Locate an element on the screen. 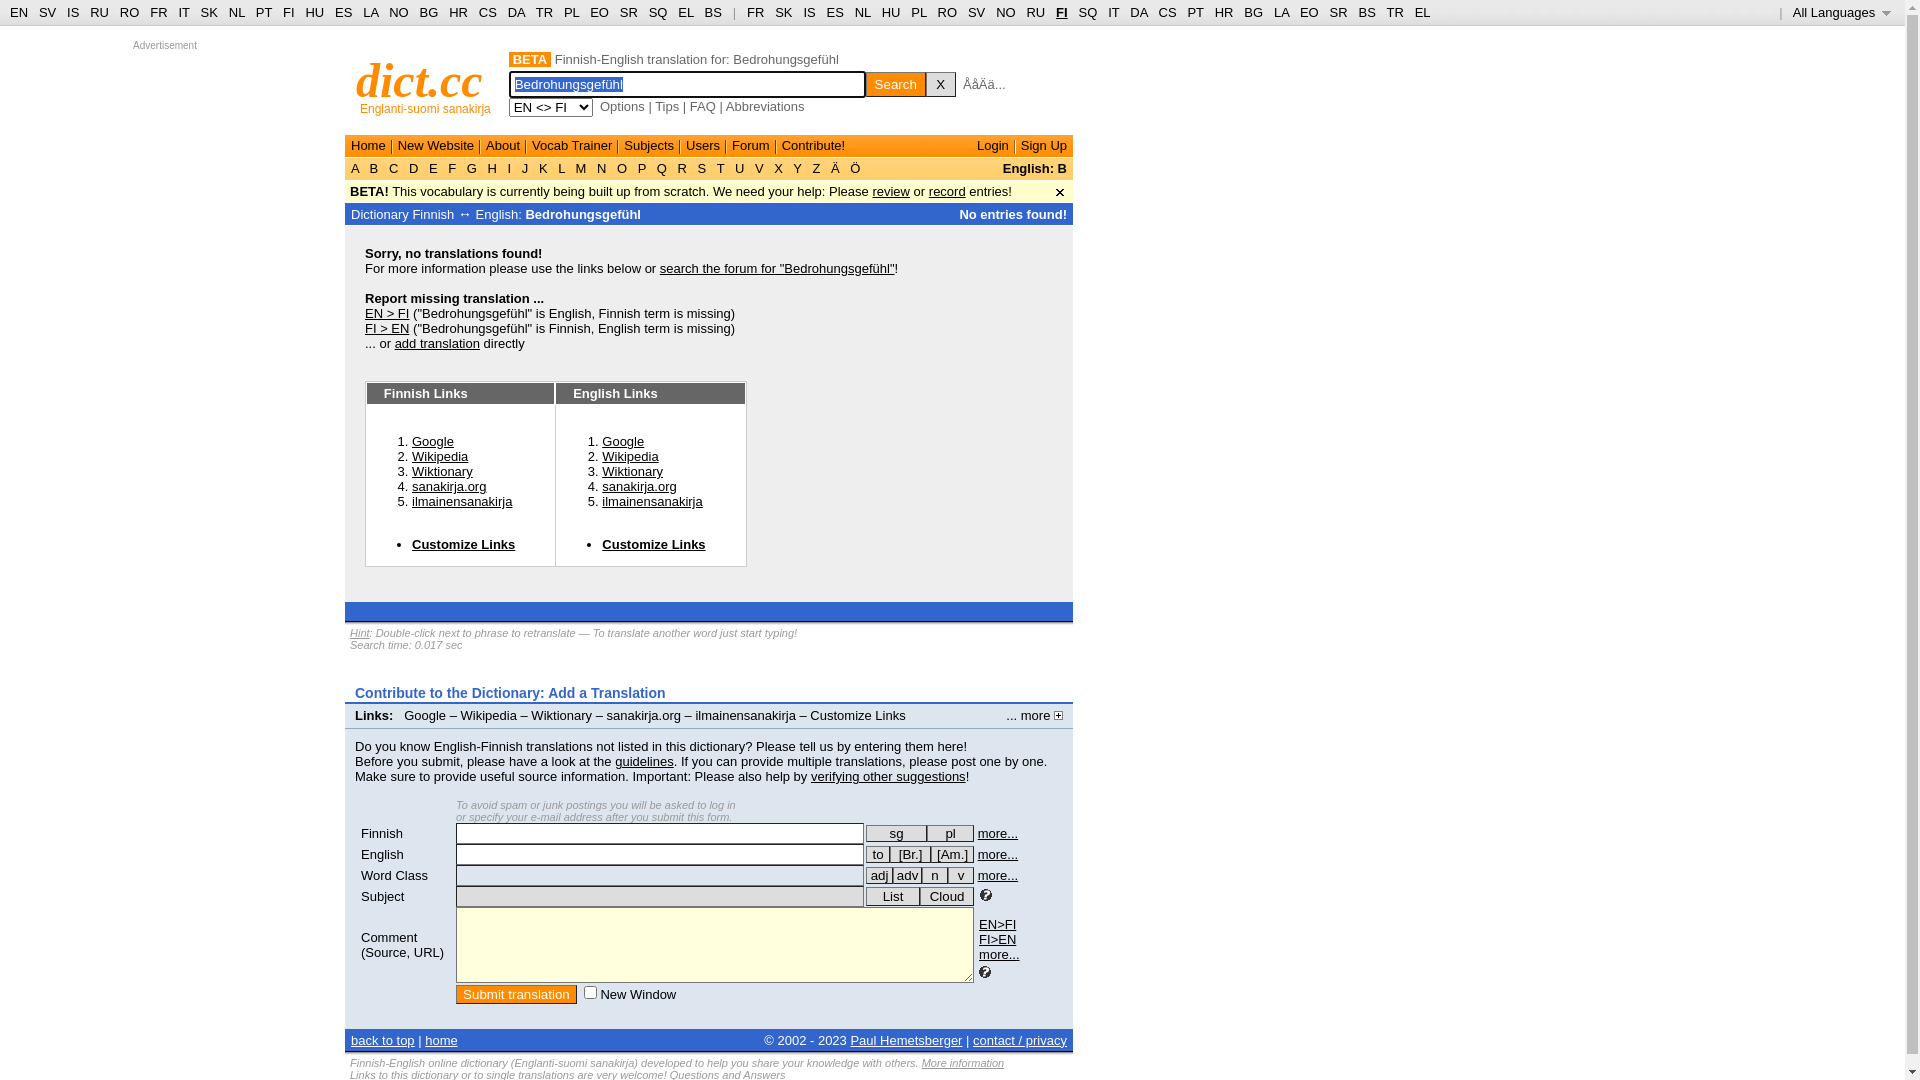 This screenshot has height=1080, width=1920. 'v' is located at coordinates (947, 874).